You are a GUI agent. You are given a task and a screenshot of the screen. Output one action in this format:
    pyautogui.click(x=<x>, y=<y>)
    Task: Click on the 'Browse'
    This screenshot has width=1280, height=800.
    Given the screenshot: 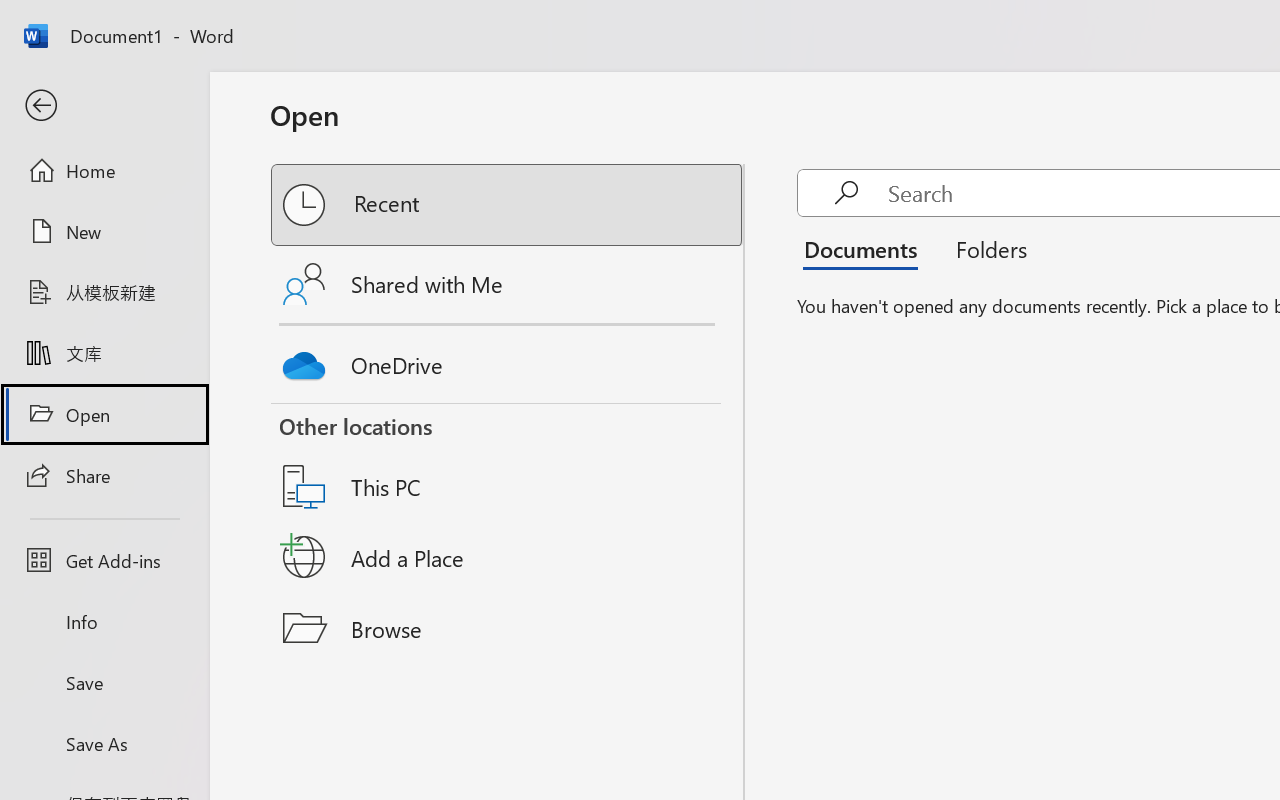 What is the action you would take?
    pyautogui.click(x=508, y=628)
    